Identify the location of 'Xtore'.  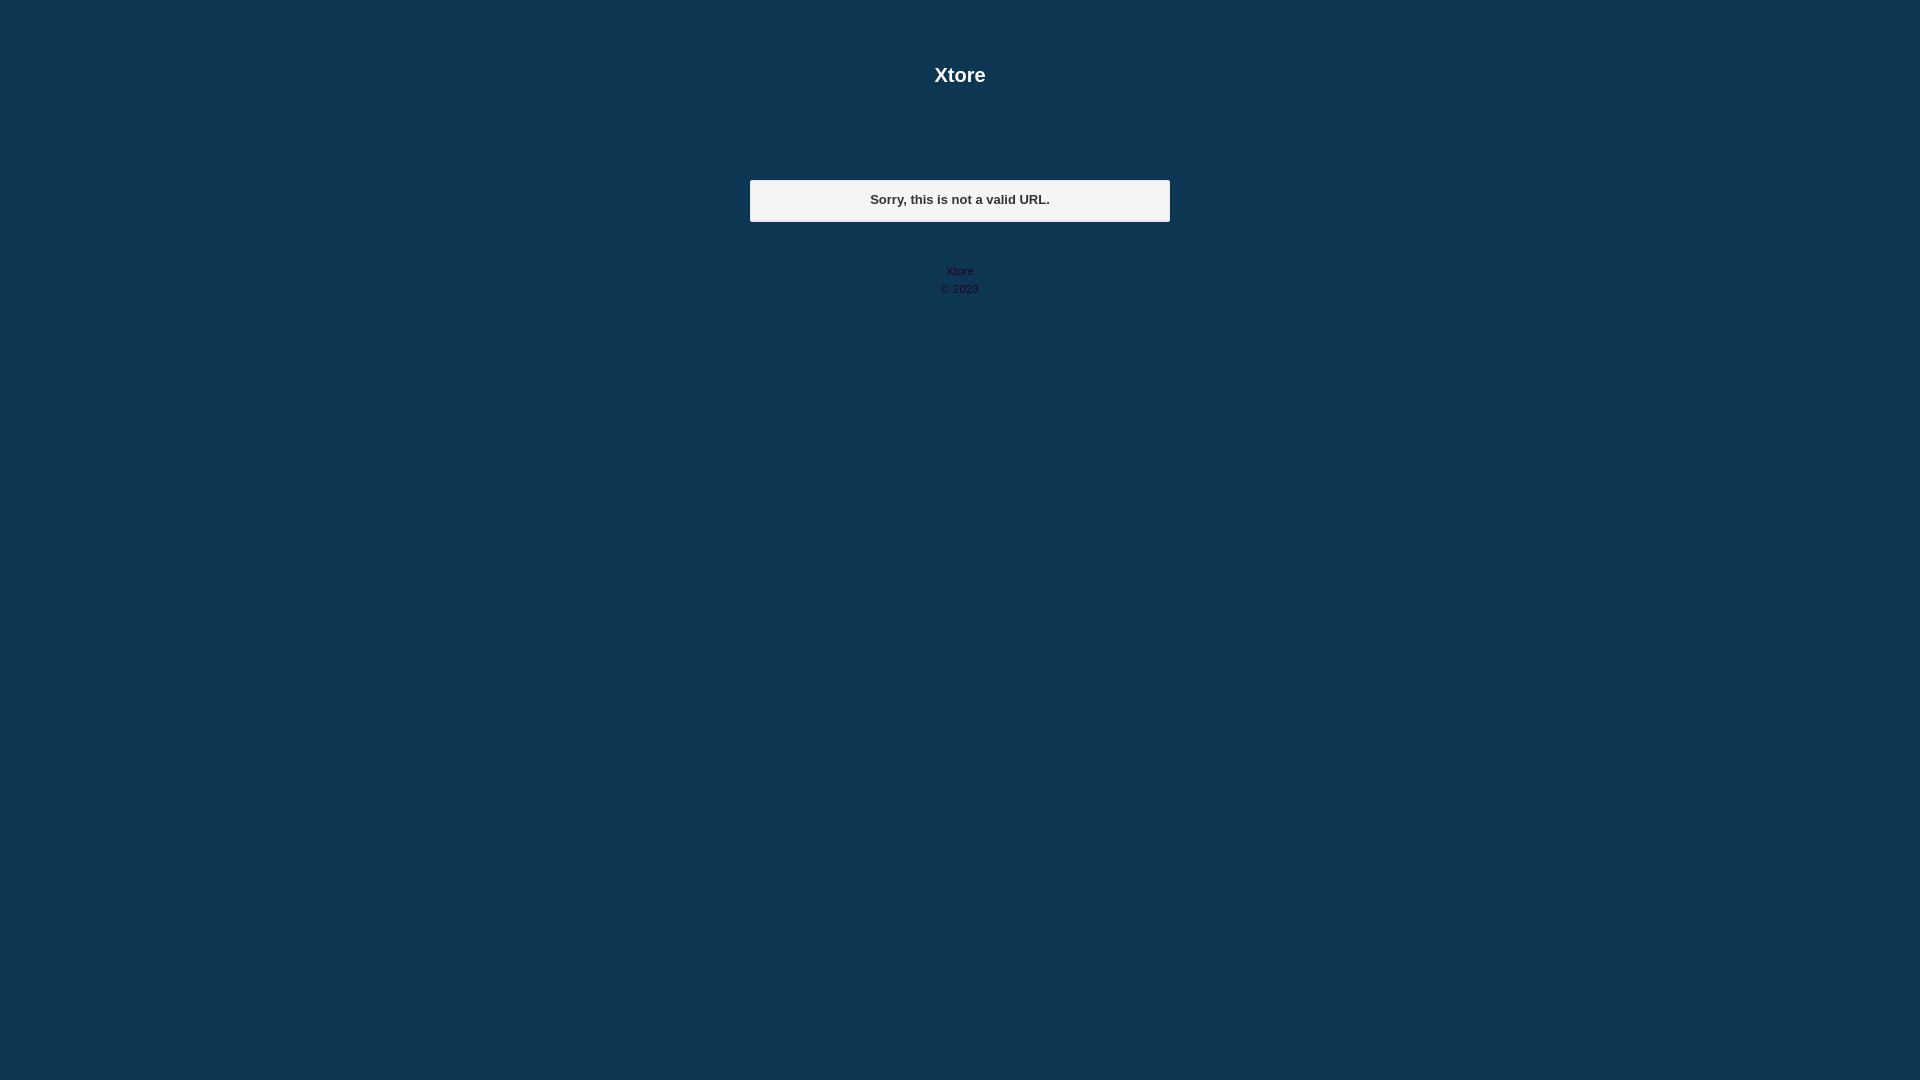
(960, 73).